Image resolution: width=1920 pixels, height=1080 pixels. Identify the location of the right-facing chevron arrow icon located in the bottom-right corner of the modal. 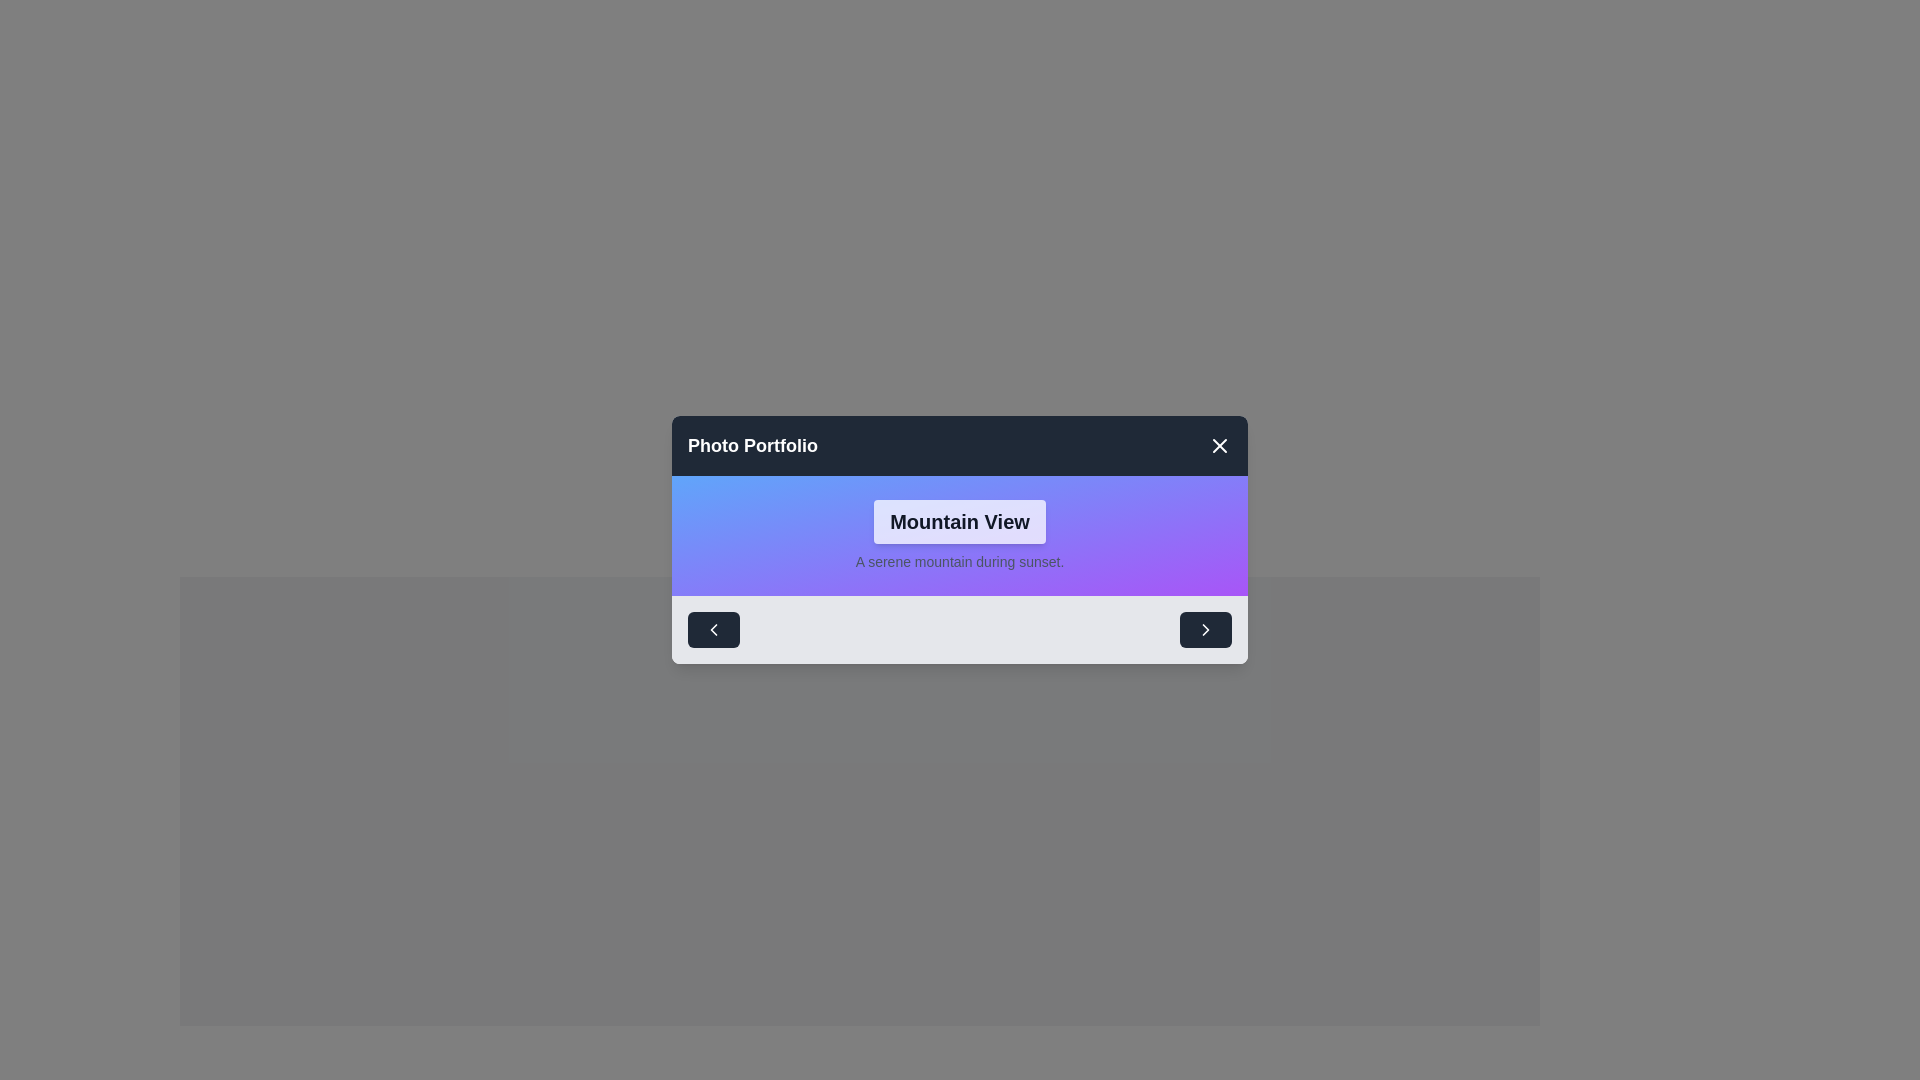
(1204, 628).